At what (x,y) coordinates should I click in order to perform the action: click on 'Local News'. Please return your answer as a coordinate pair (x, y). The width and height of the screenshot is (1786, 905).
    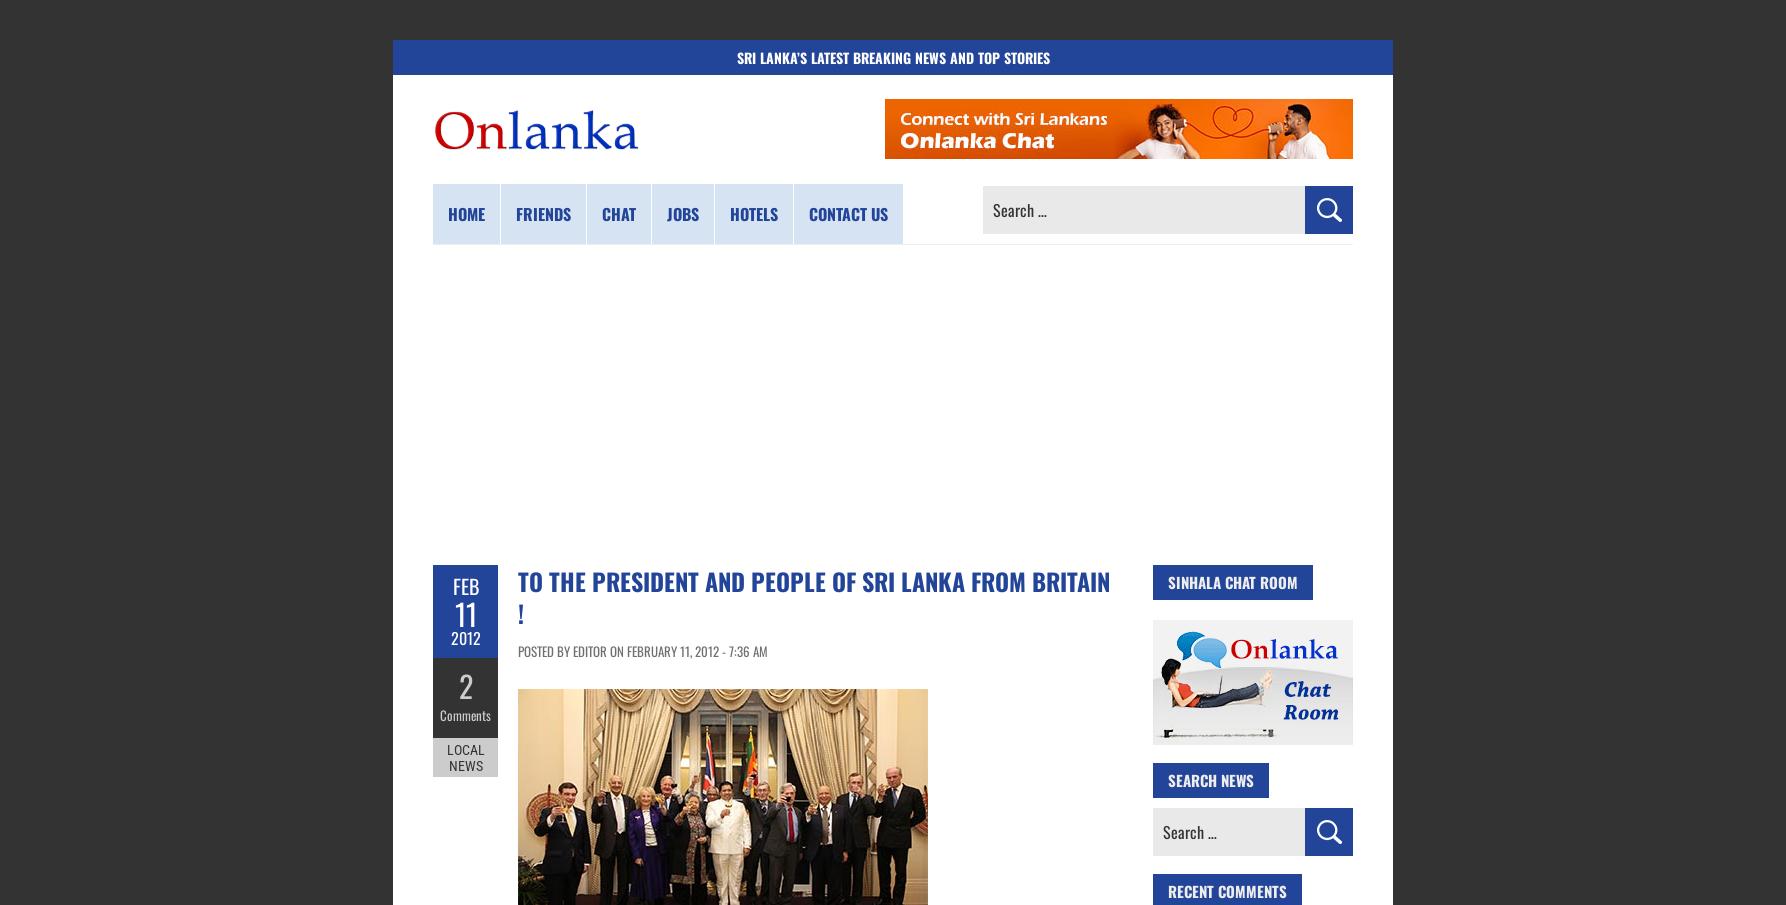
    Looking at the image, I should click on (464, 757).